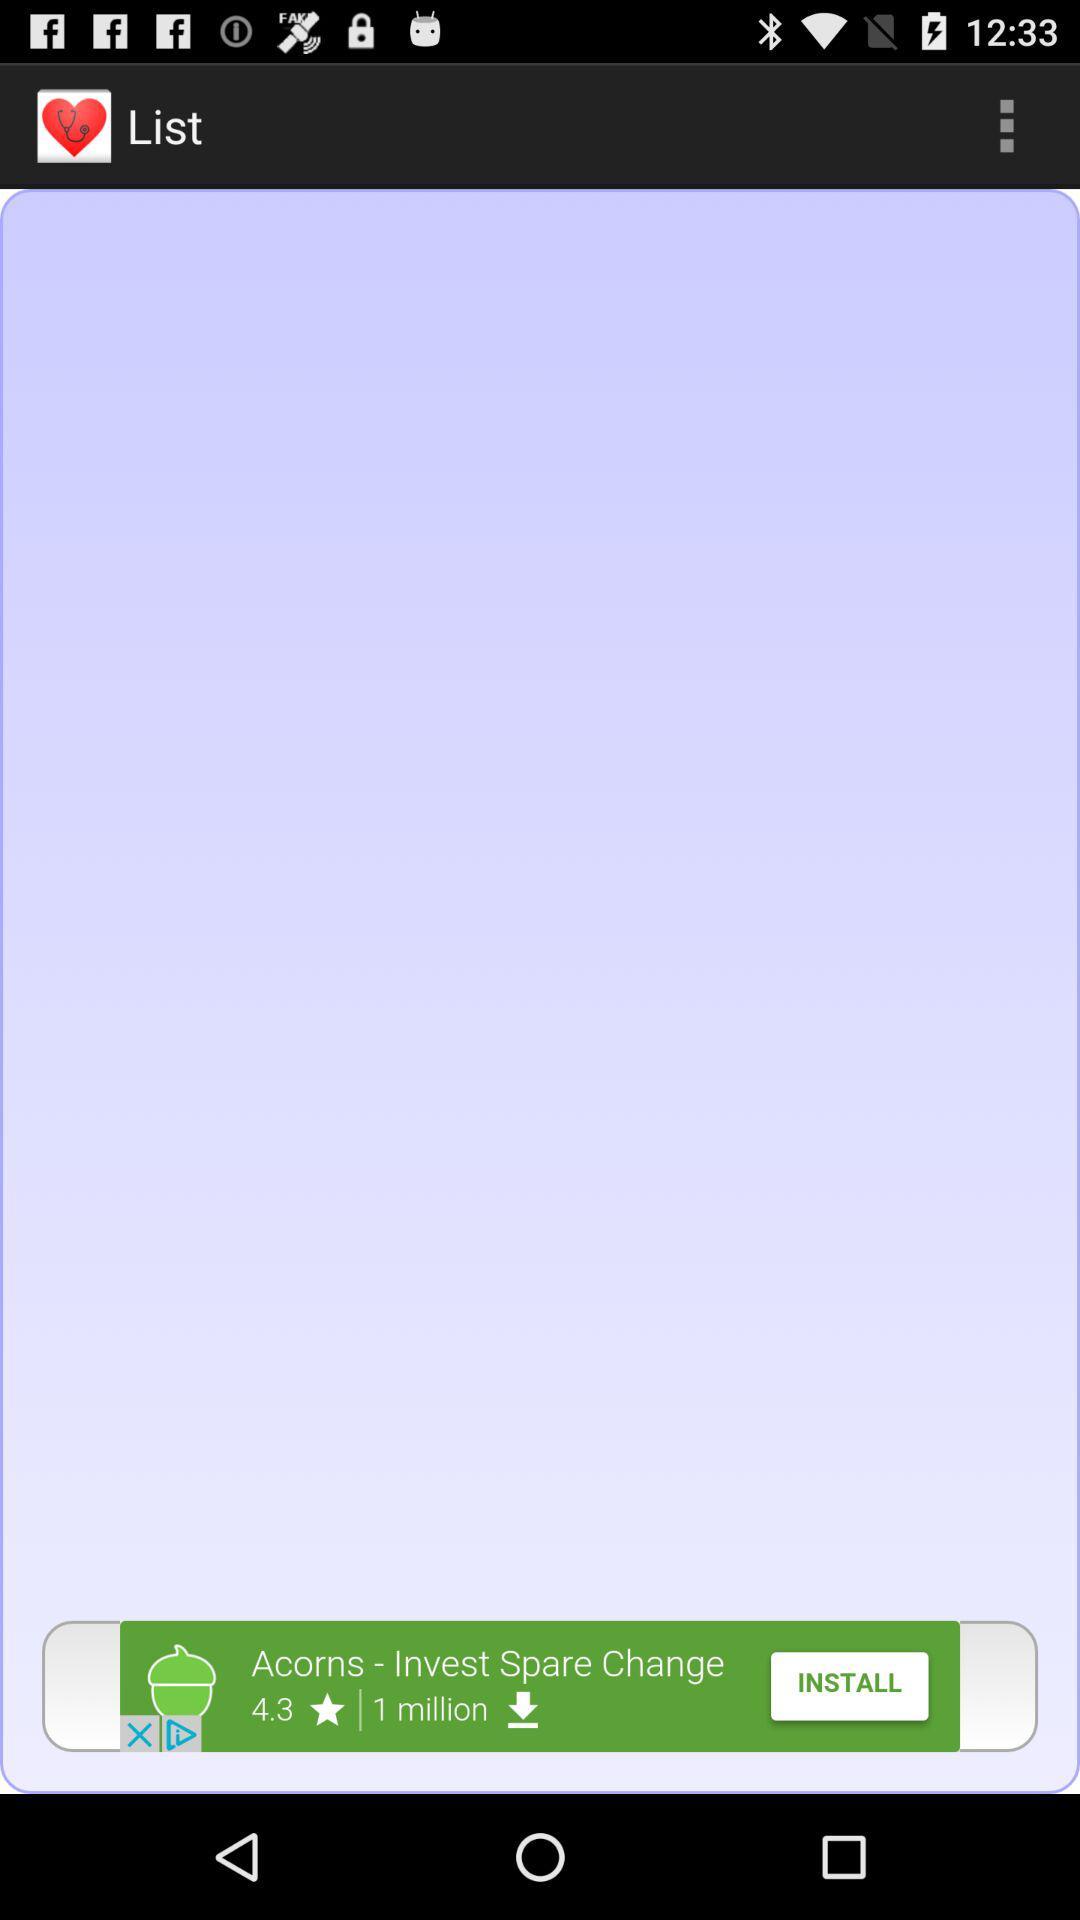 The height and width of the screenshot is (1920, 1080). Describe the element at coordinates (540, 1685) in the screenshot. I see `install the app` at that location.